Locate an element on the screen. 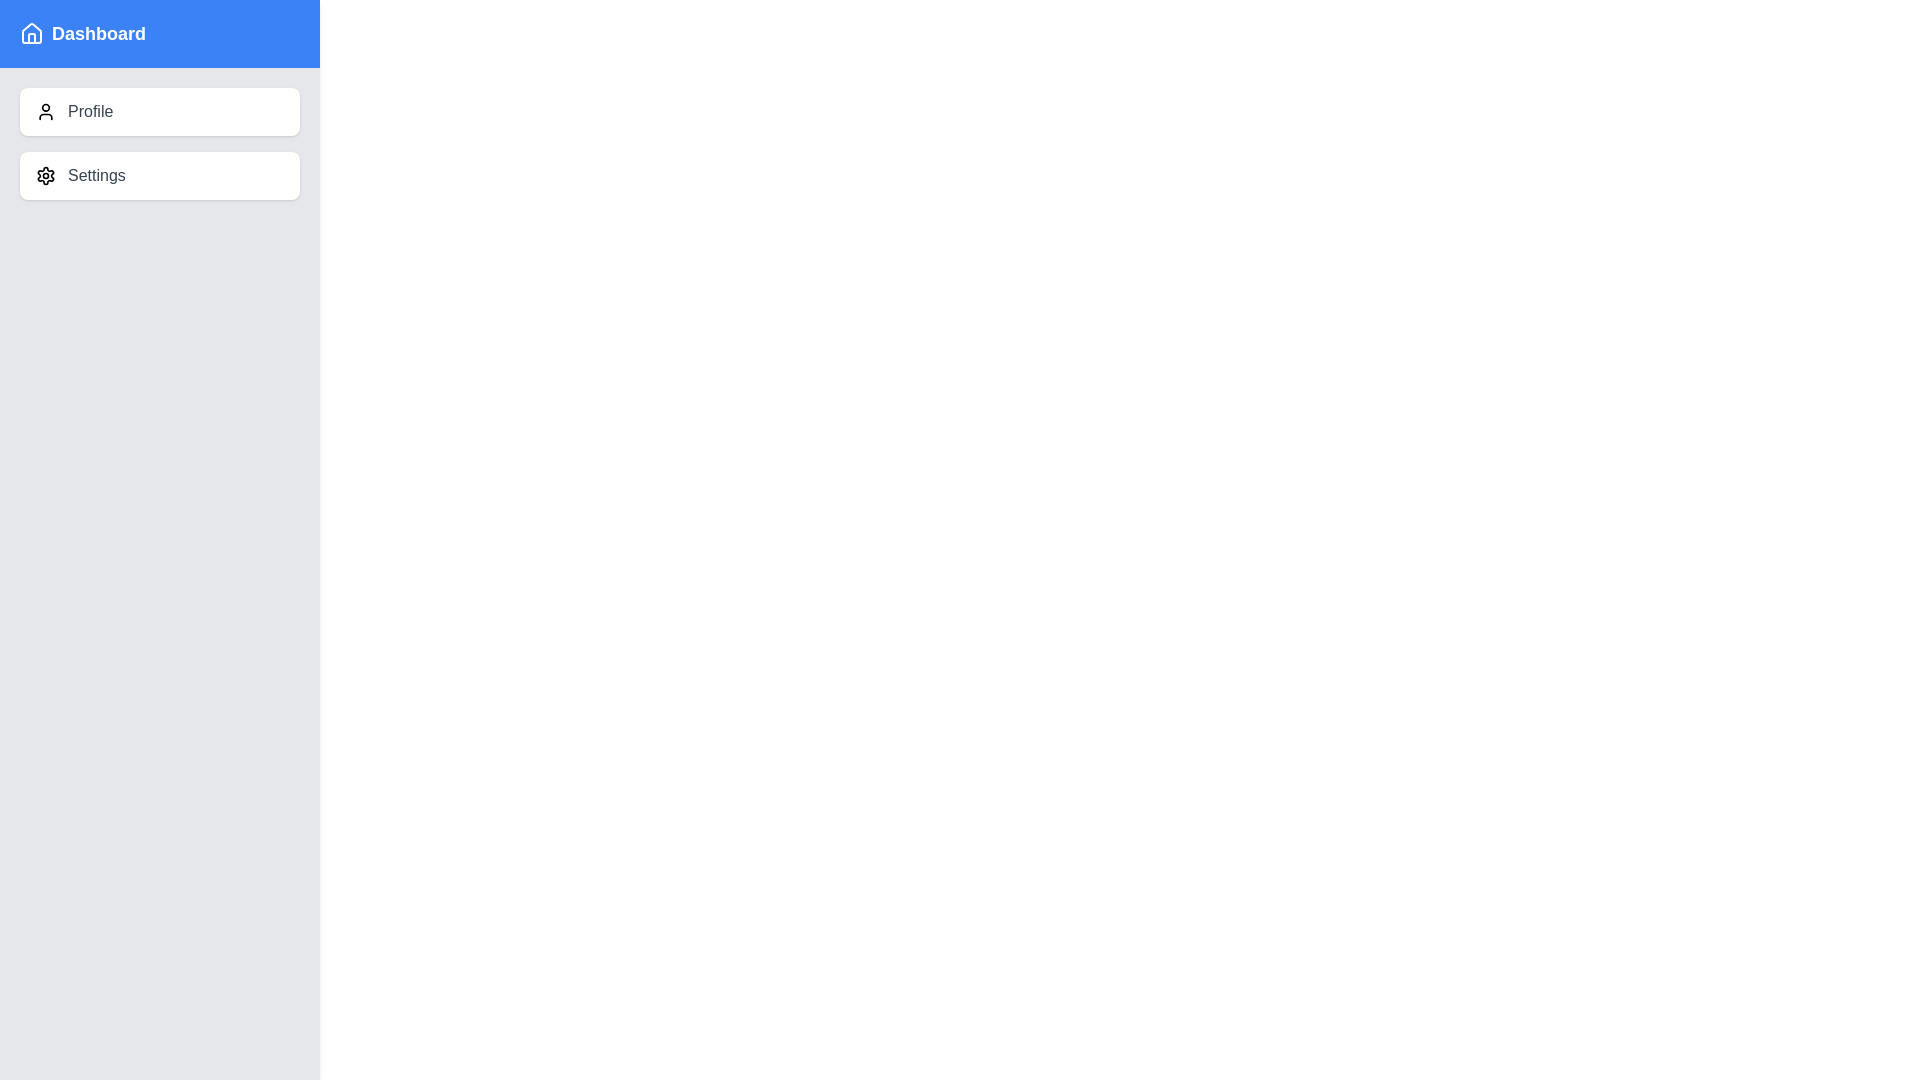 Image resolution: width=1920 pixels, height=1080 pixels. the 'Profile' menu item is located at coordinates (158, 111).